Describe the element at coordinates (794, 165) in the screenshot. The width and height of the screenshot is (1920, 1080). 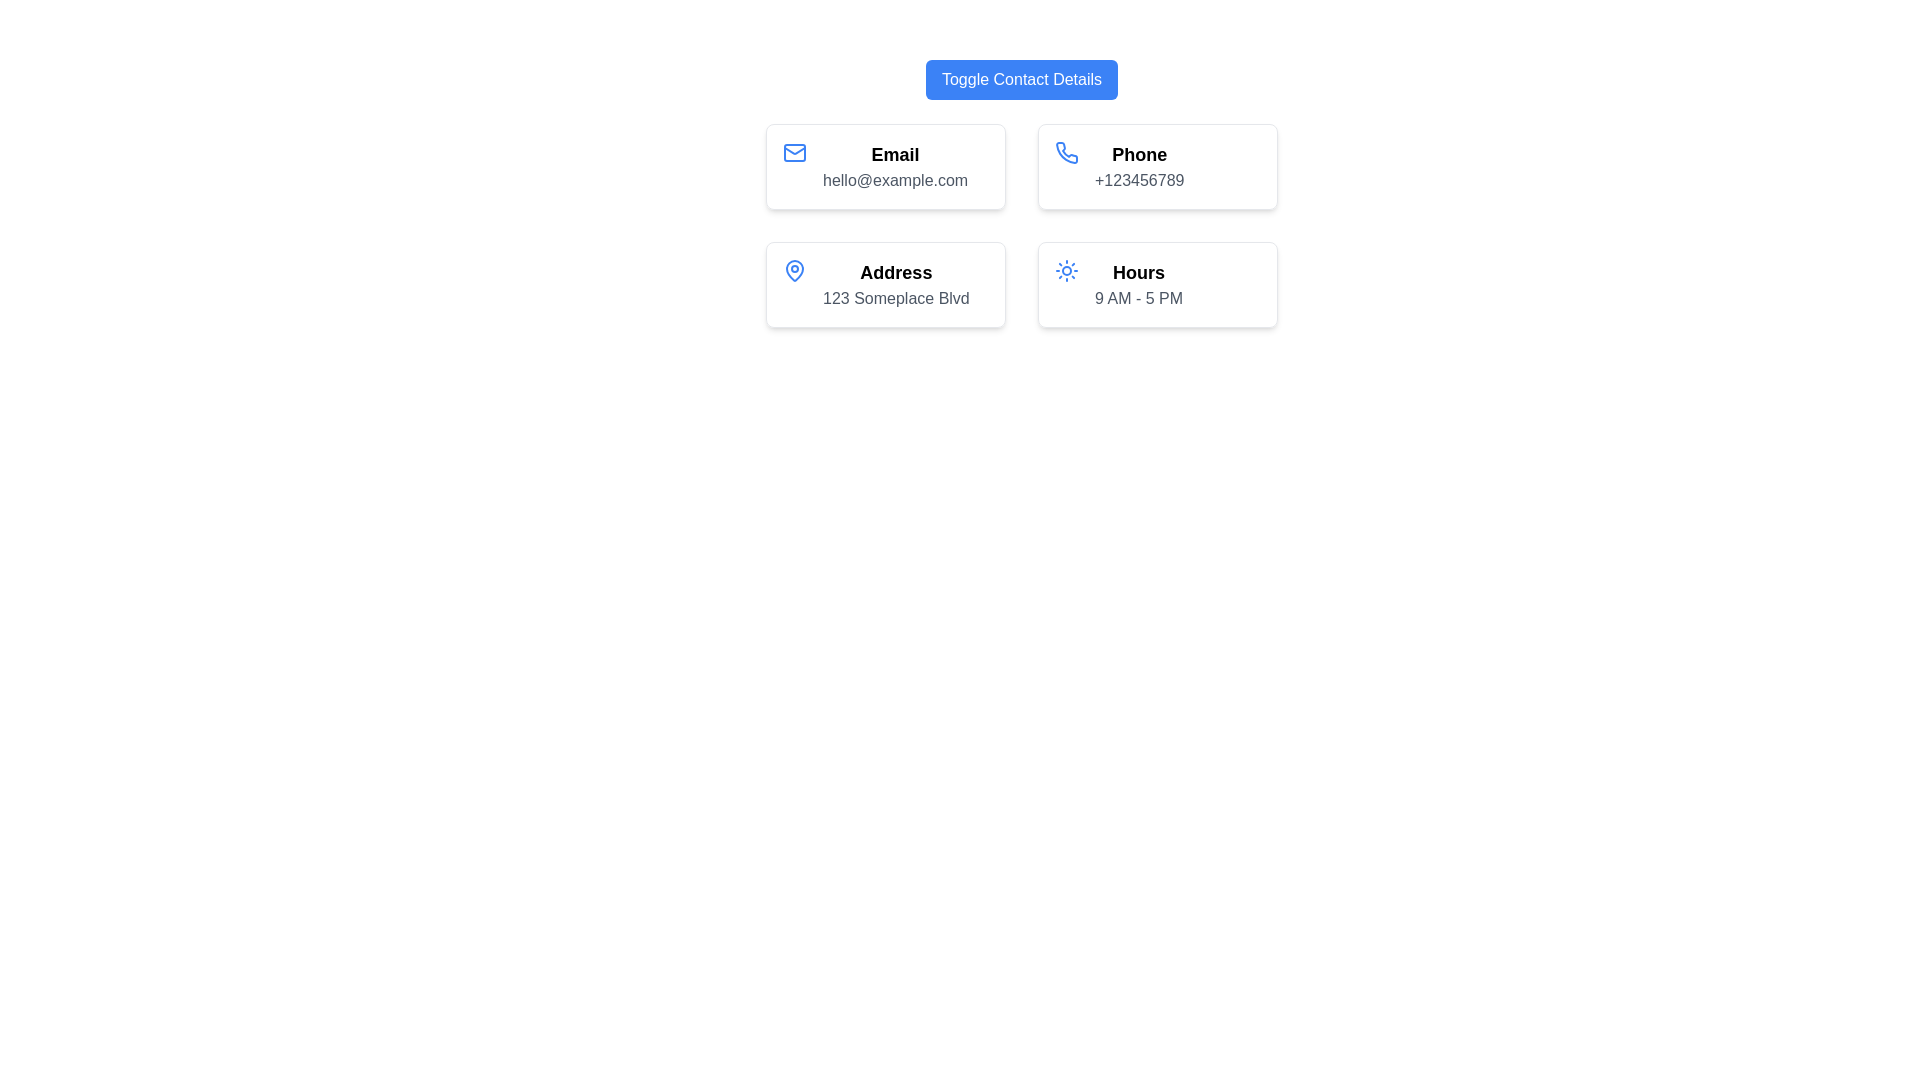
I see `the email icon that visually represents the email contact detail, which is positioned centrally above the text 'hello@example.com'` at that location.